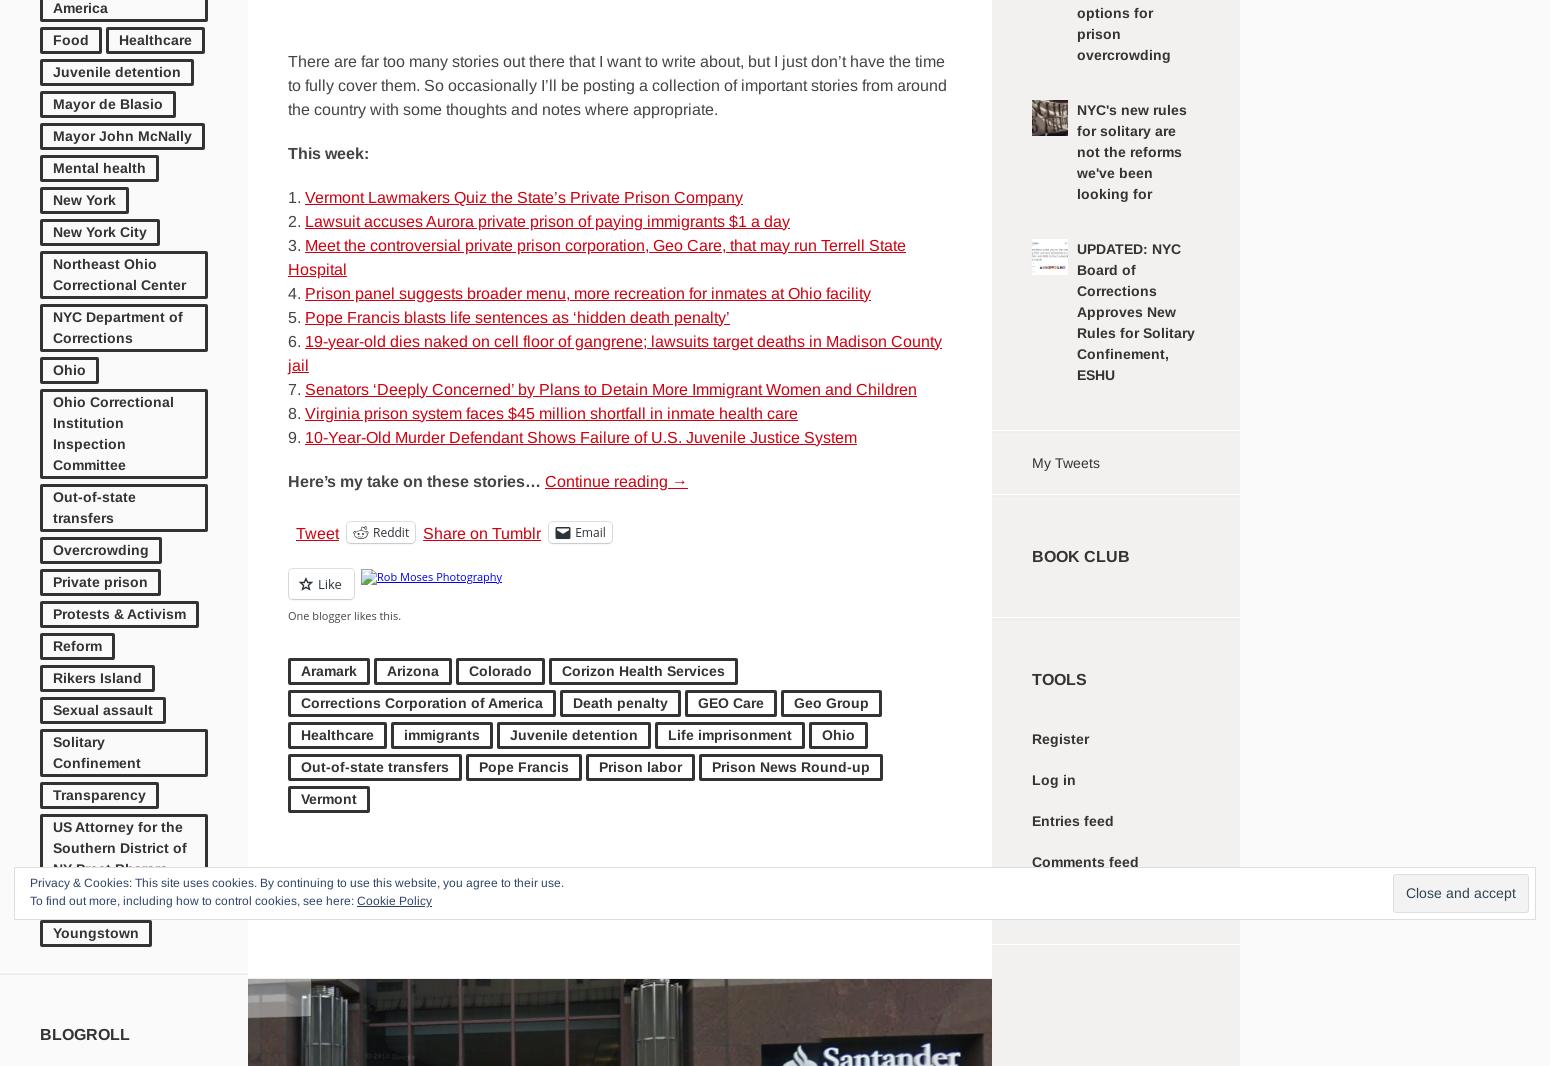 The image size is (1550, 1066). What do you see at coordinates (1134, 312) in the screenshot?
I see `'UPDATED: NYC Board of Corrections Approves New Rules for Solitary Confinement, ESHU'` at bounding box center [1134, 312].